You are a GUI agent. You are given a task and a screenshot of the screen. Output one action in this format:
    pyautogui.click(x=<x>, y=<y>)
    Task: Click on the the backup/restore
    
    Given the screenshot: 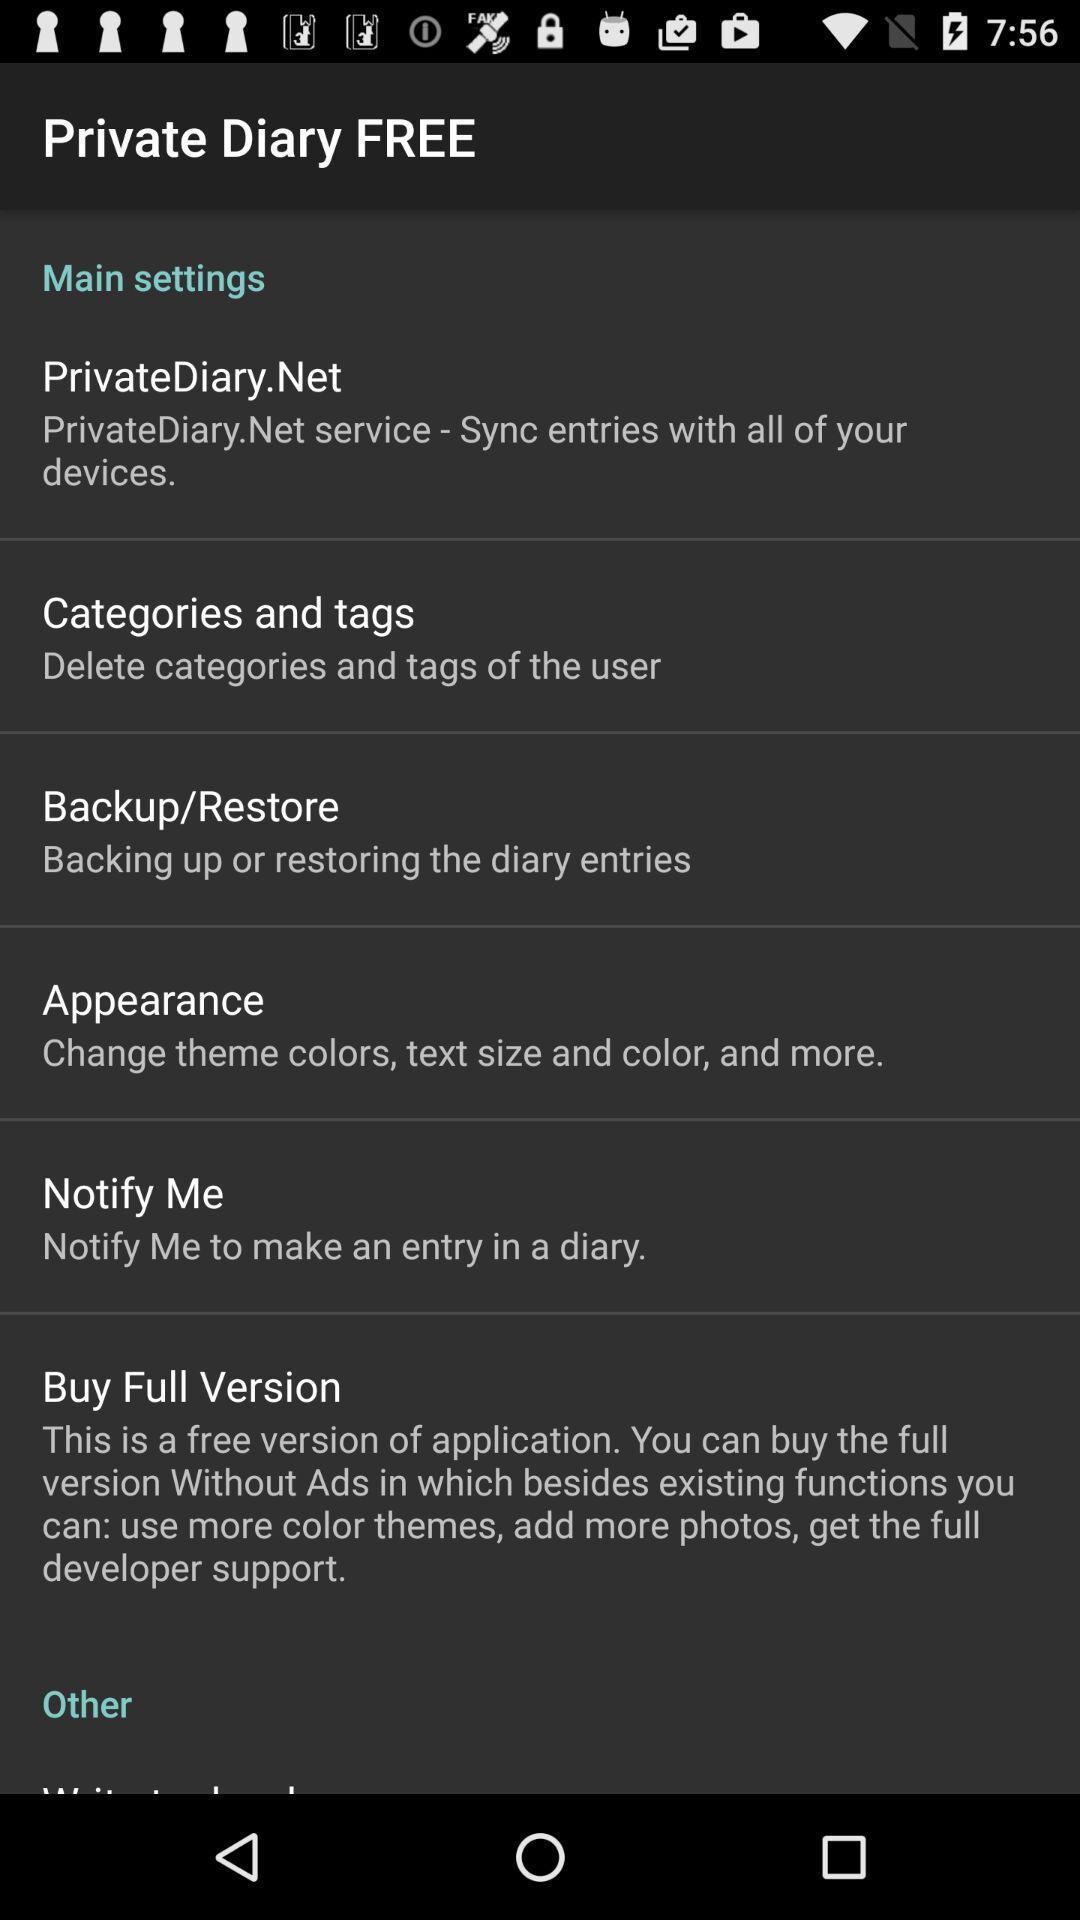 What is the action you would take?
    pyautogui.click(x=190, y=804)
    